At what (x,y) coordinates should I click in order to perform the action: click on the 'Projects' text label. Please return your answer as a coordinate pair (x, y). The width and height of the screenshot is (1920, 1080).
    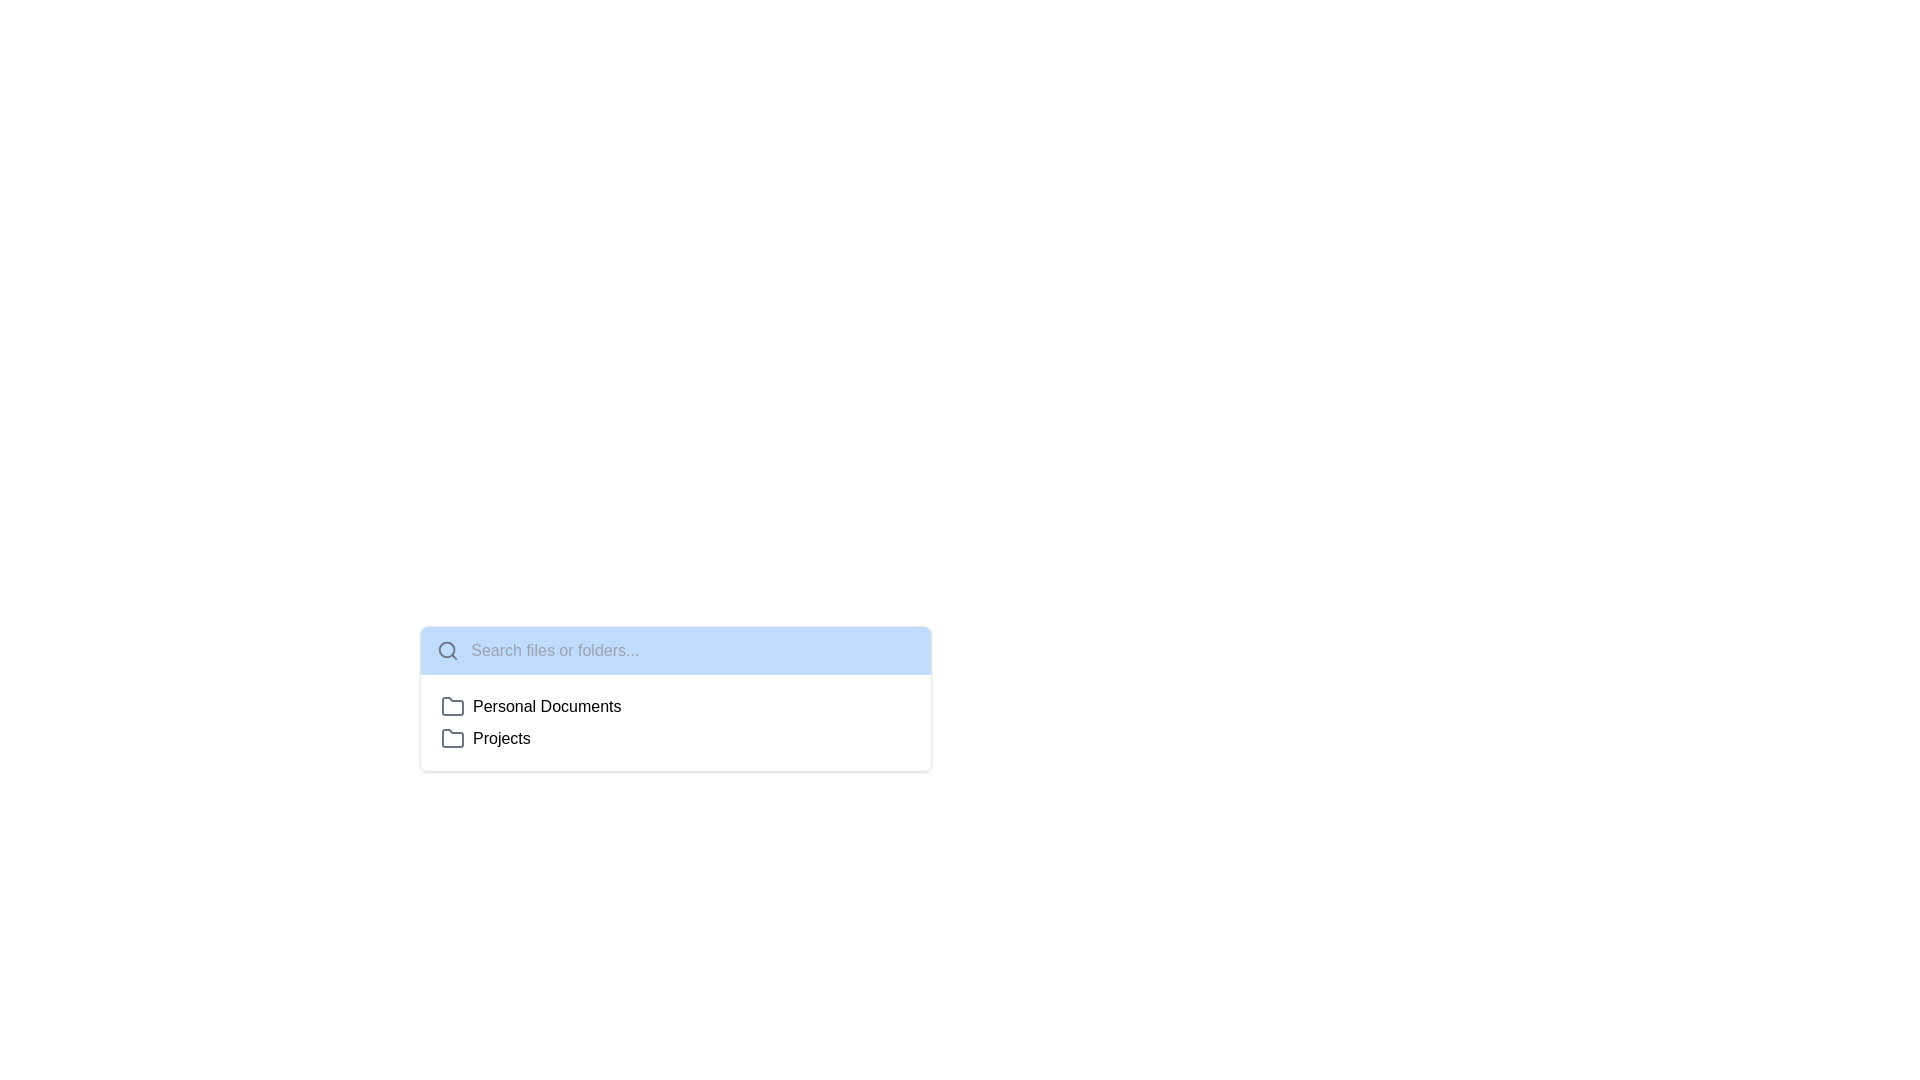
    Looking at the image, I should click on (501, 739).